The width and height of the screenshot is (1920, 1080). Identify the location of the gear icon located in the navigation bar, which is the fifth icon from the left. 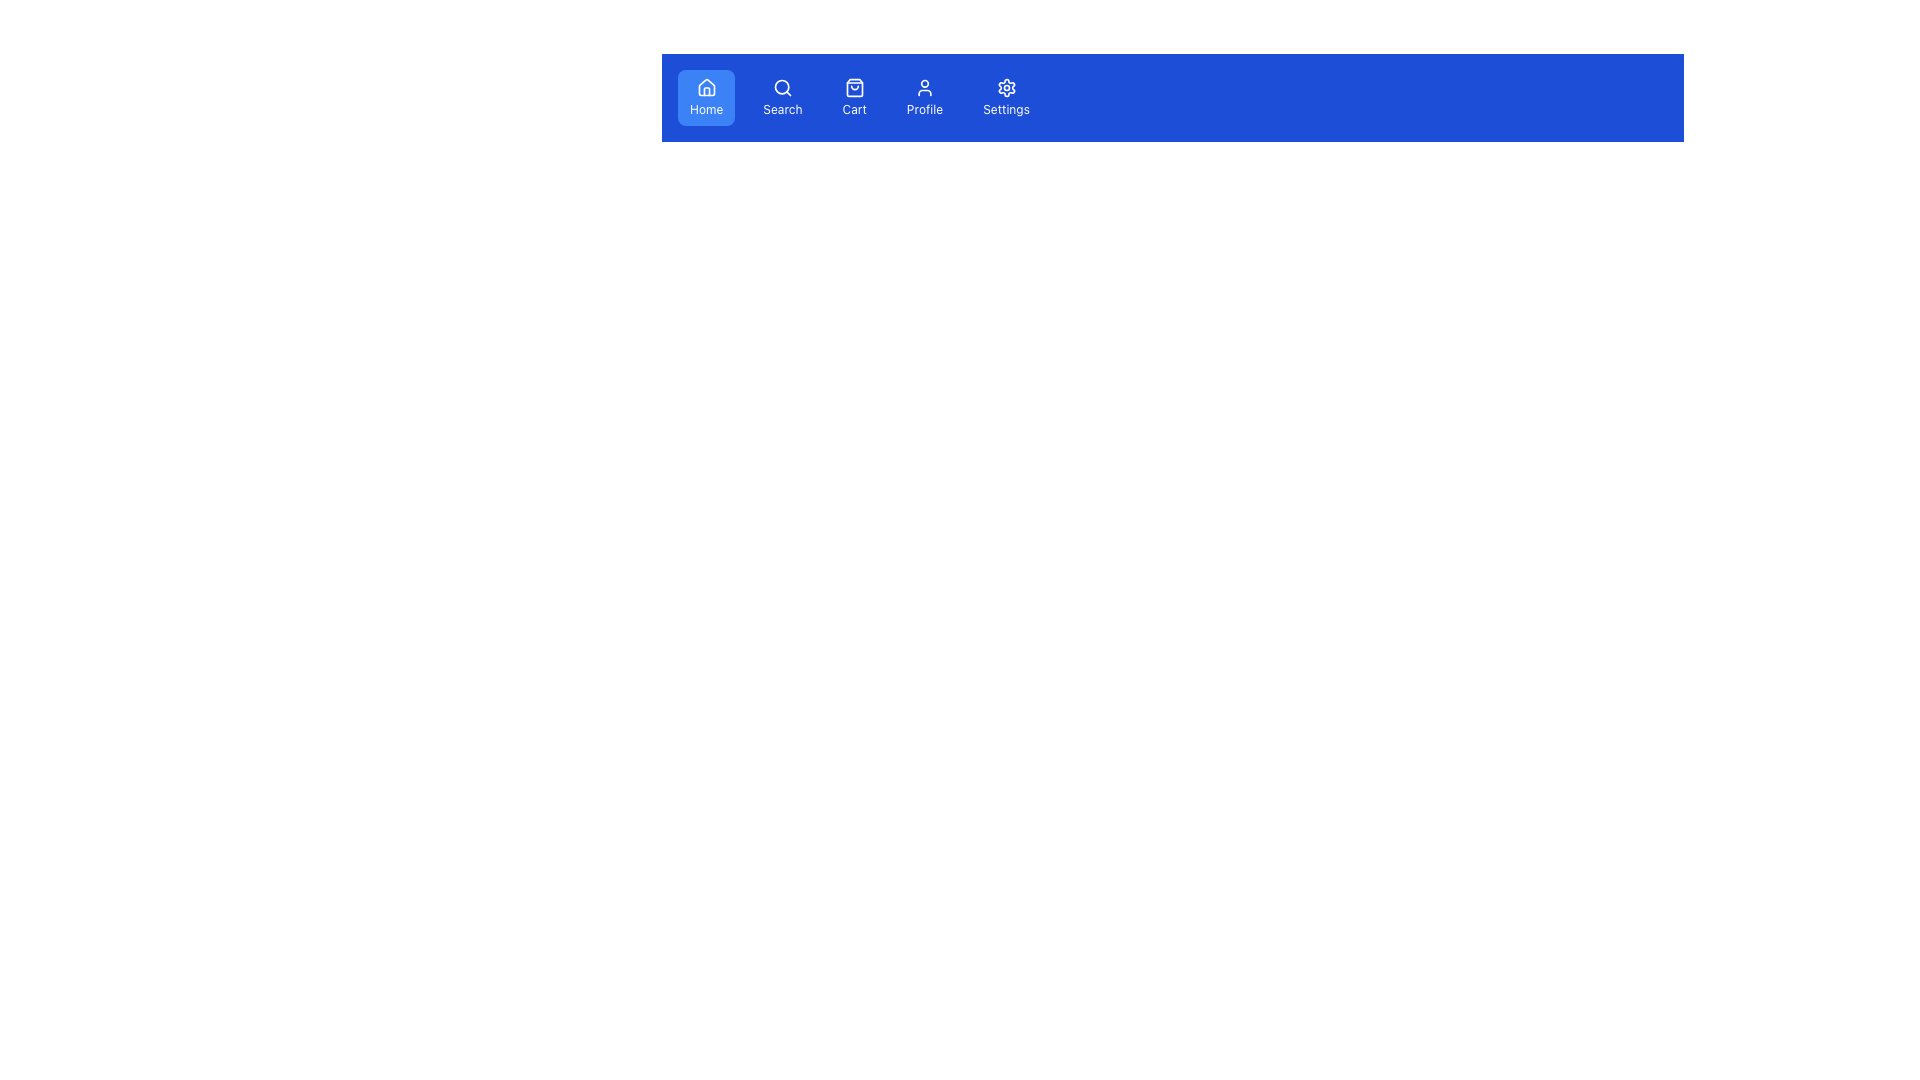
(1006, 87).